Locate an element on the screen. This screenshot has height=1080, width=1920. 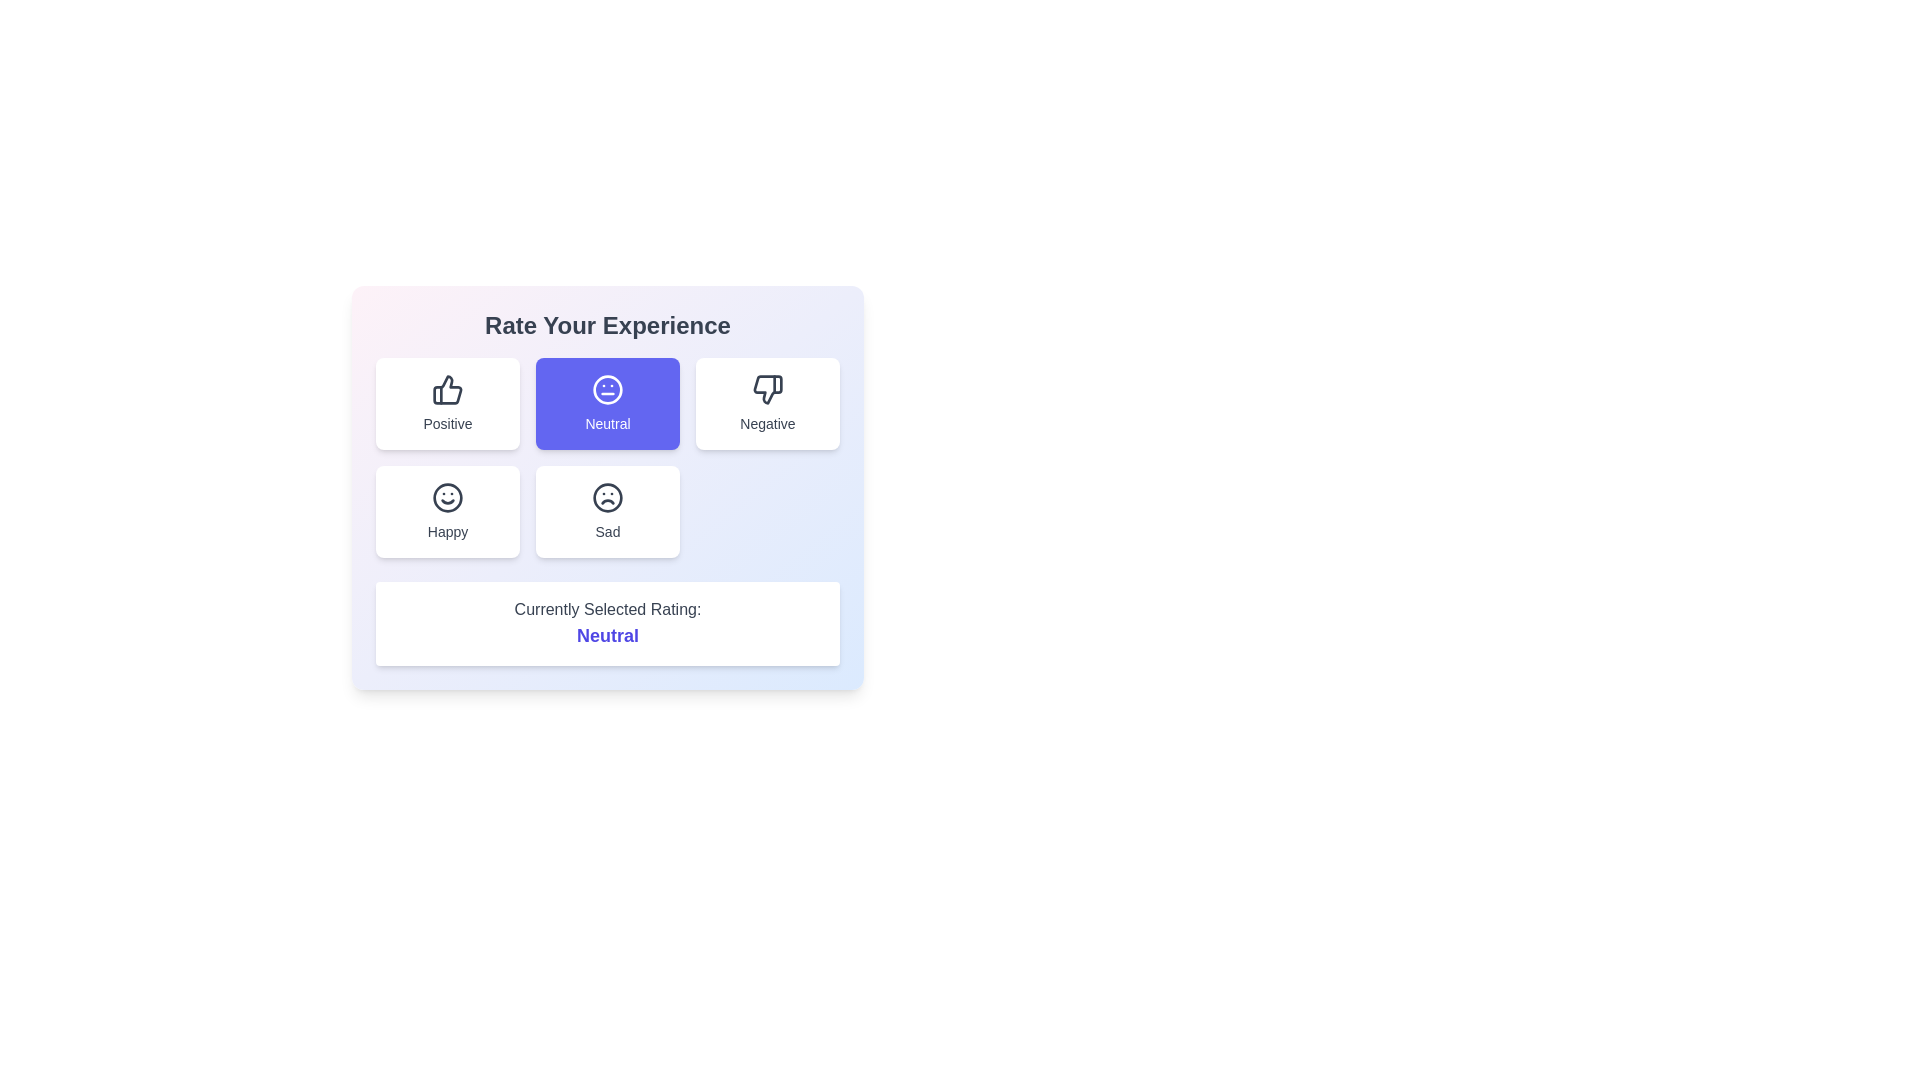
the button labeled Neutral to see its hover effect is located at coordinates (607, 404).